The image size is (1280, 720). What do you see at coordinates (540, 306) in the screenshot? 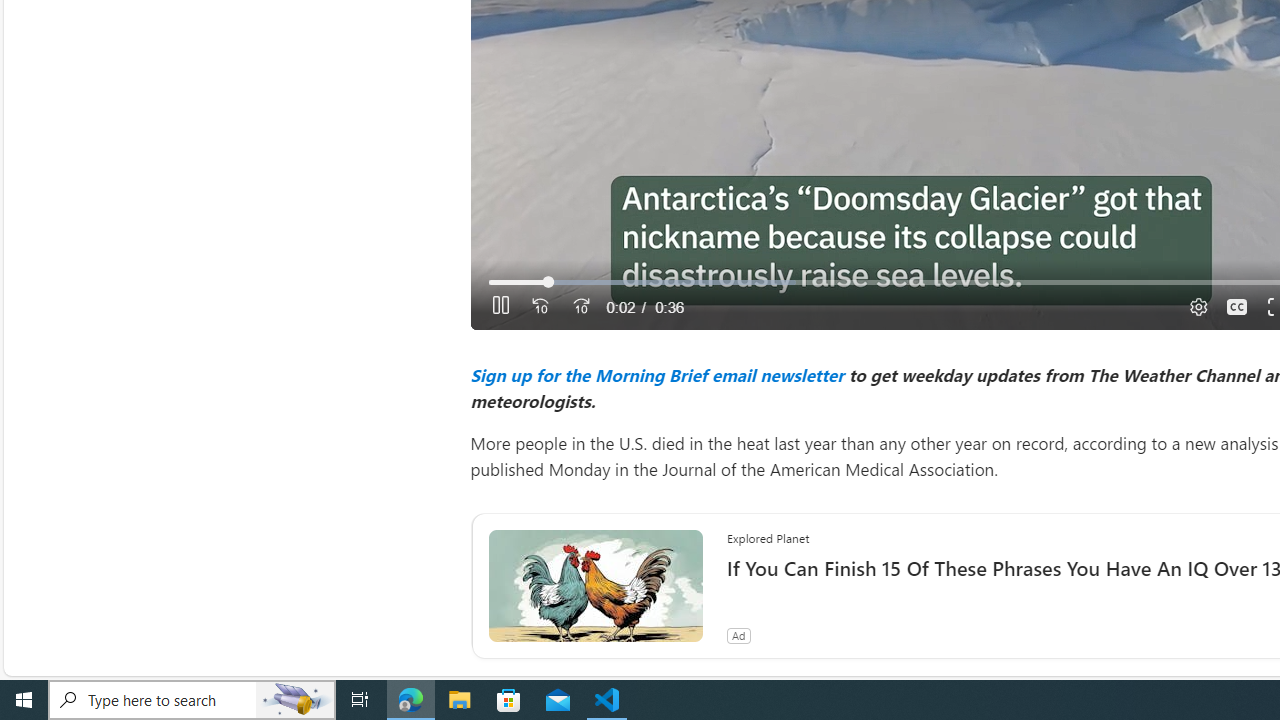
I see `'Seek Back'` at bounding box center [540, 306].